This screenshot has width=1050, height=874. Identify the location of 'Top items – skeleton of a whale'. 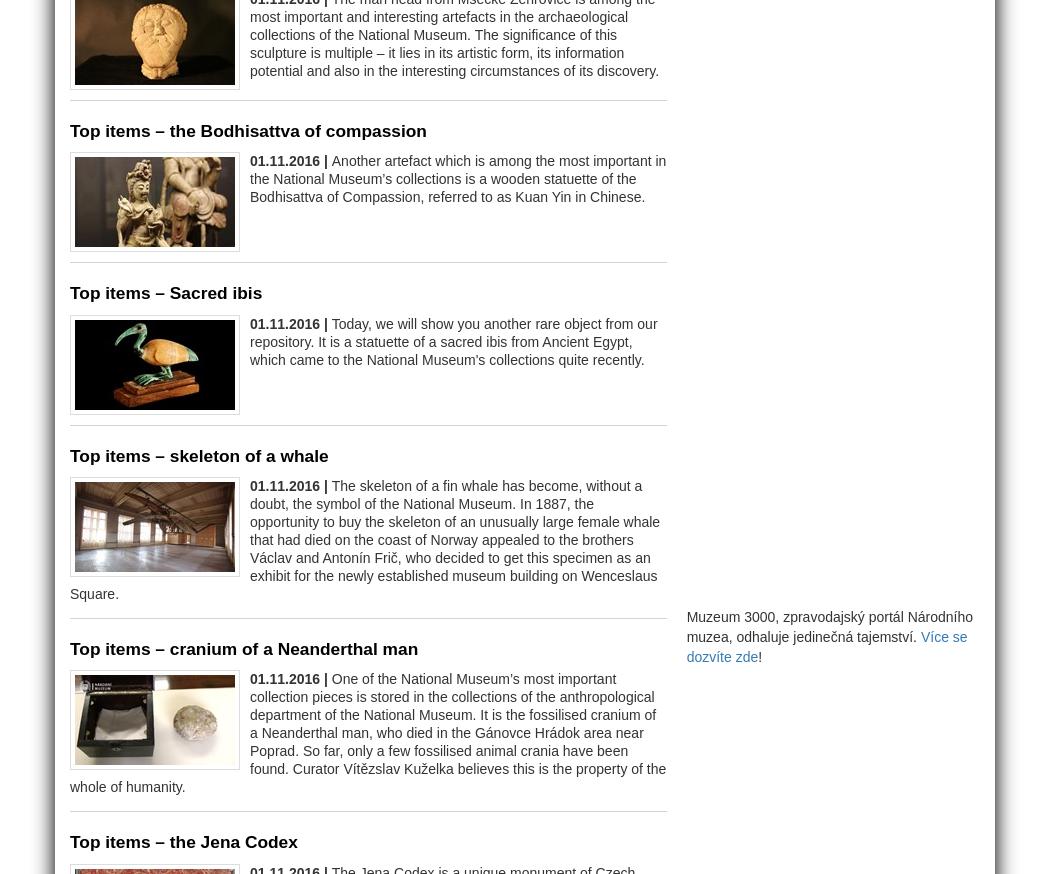
(69, 454).